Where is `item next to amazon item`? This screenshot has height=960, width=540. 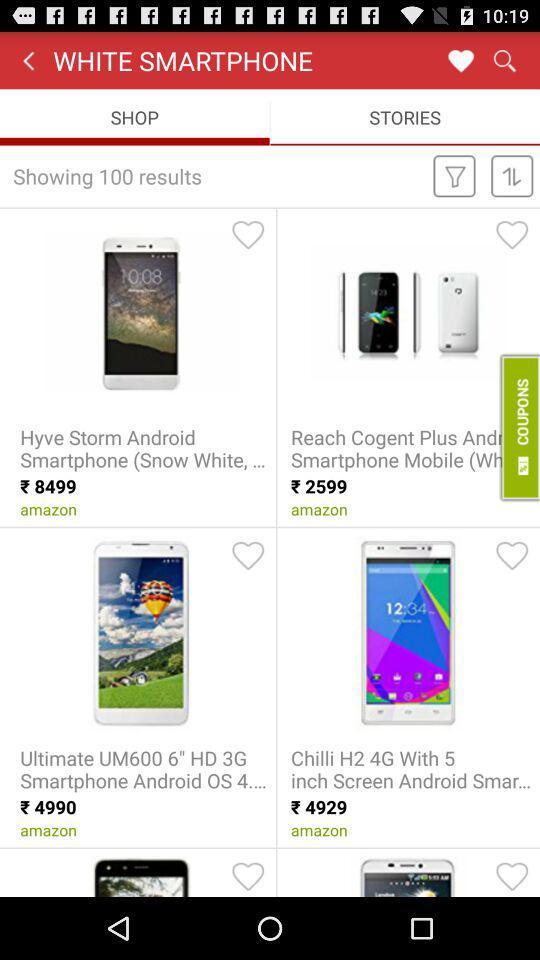
item next to amazon item is located at coordinates (518, 427).